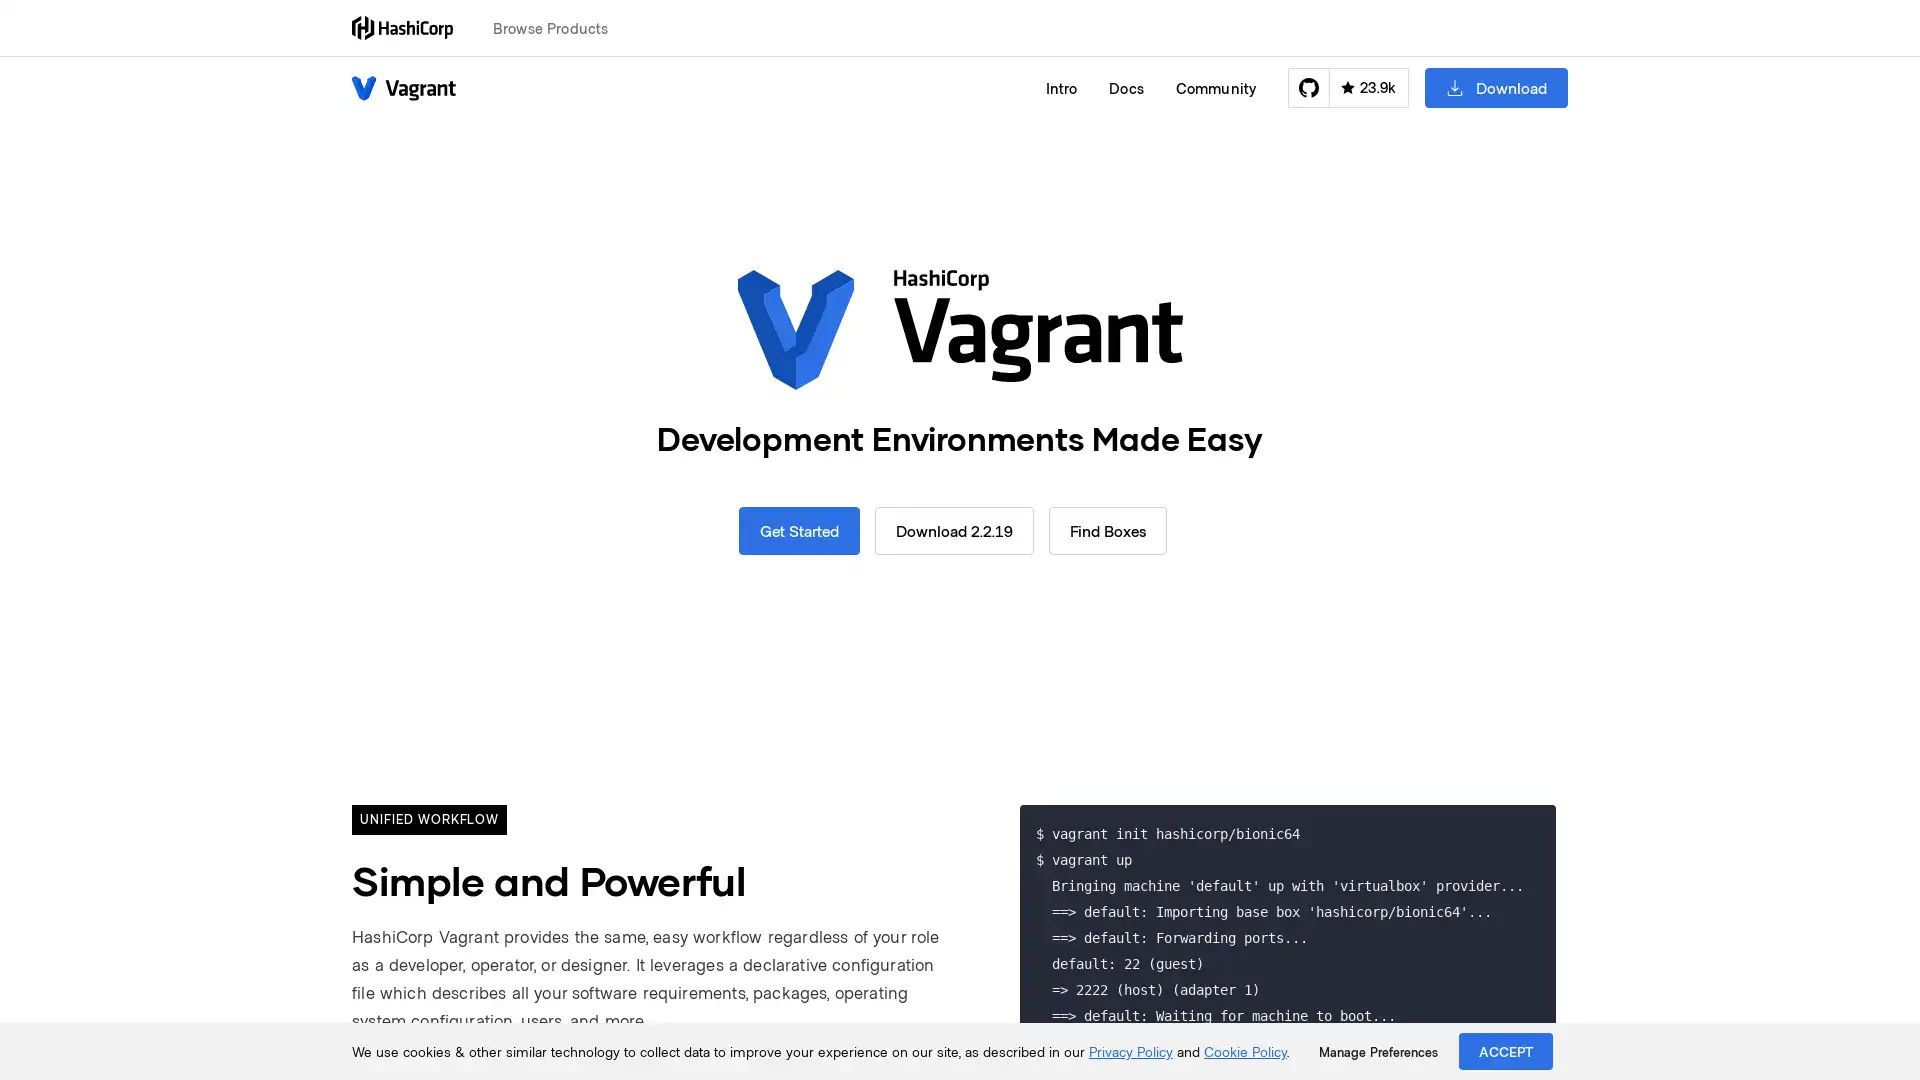 The image size is (1920, 1080). Describe the element at coordinates (1377, 1051) in the screenshot. I see `Manage Preferences` at that location.